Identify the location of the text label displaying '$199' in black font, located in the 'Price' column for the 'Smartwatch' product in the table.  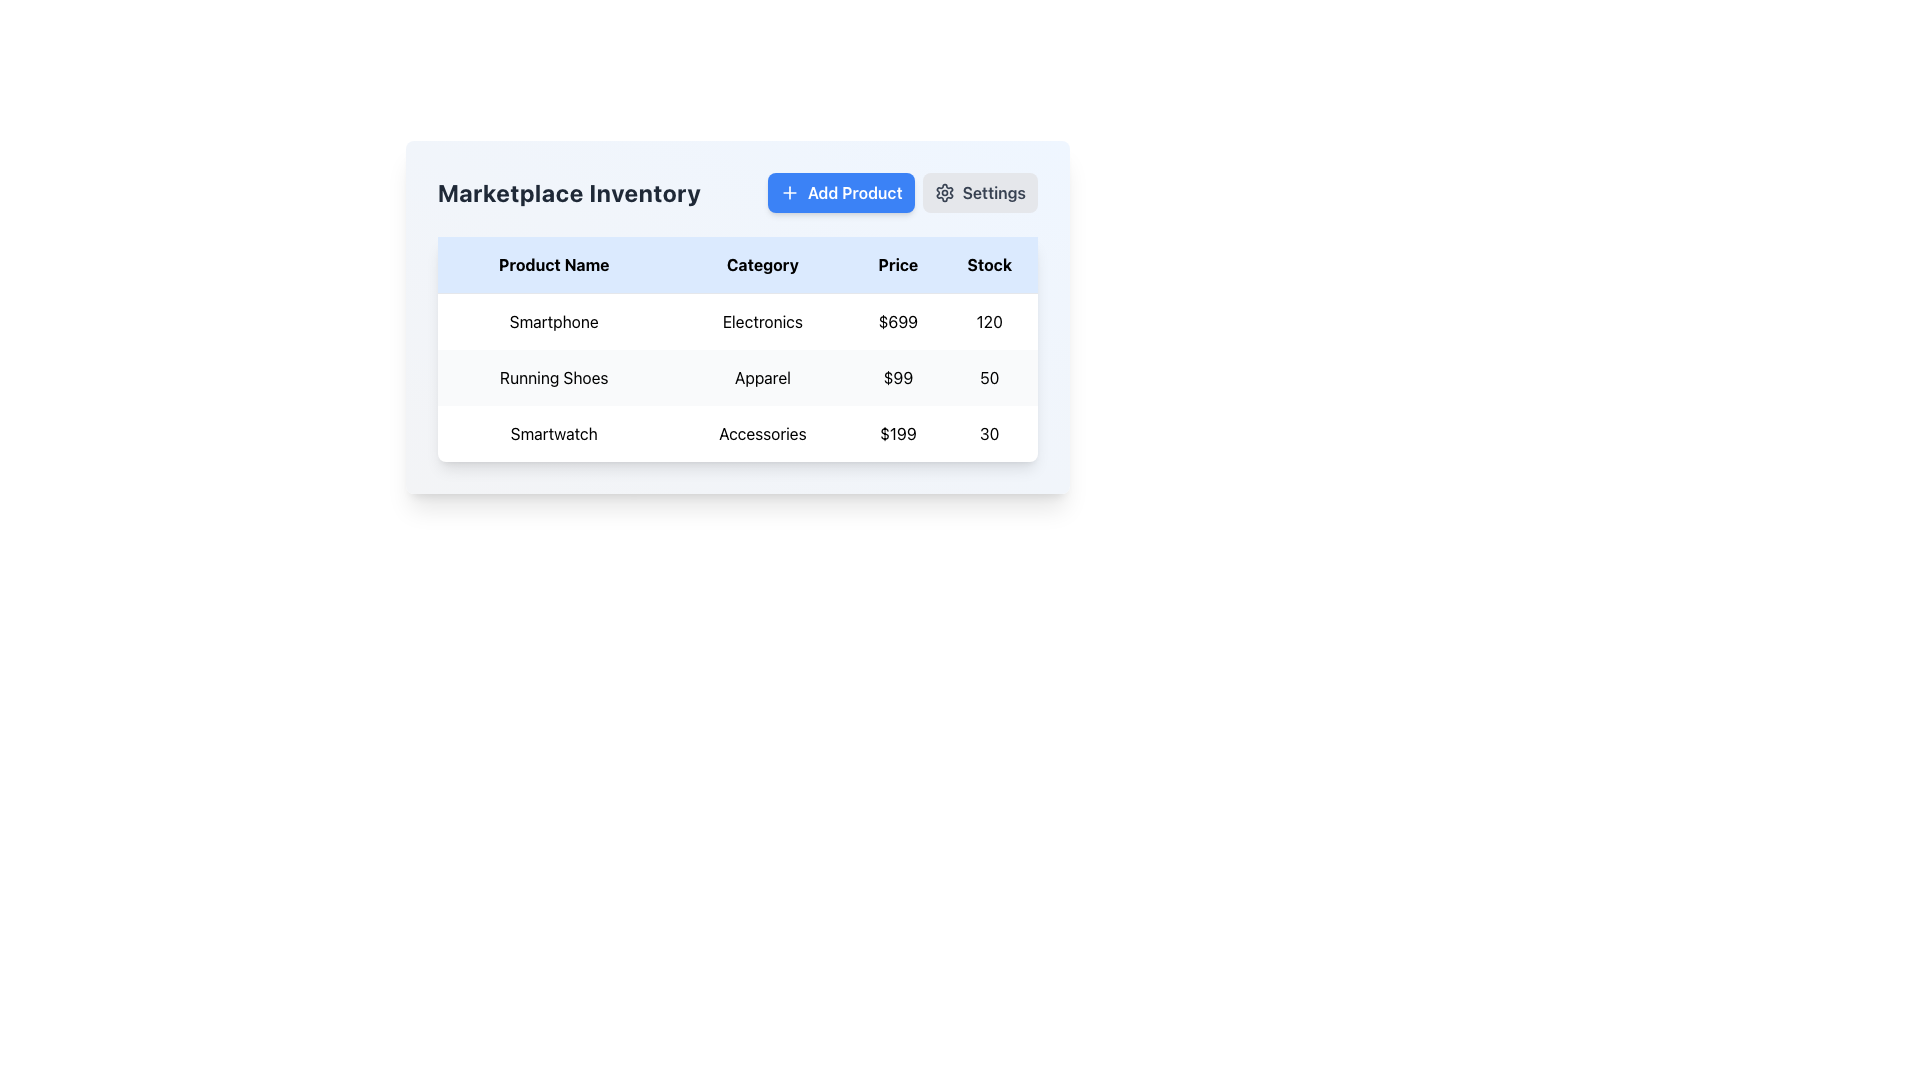
(897, 433).